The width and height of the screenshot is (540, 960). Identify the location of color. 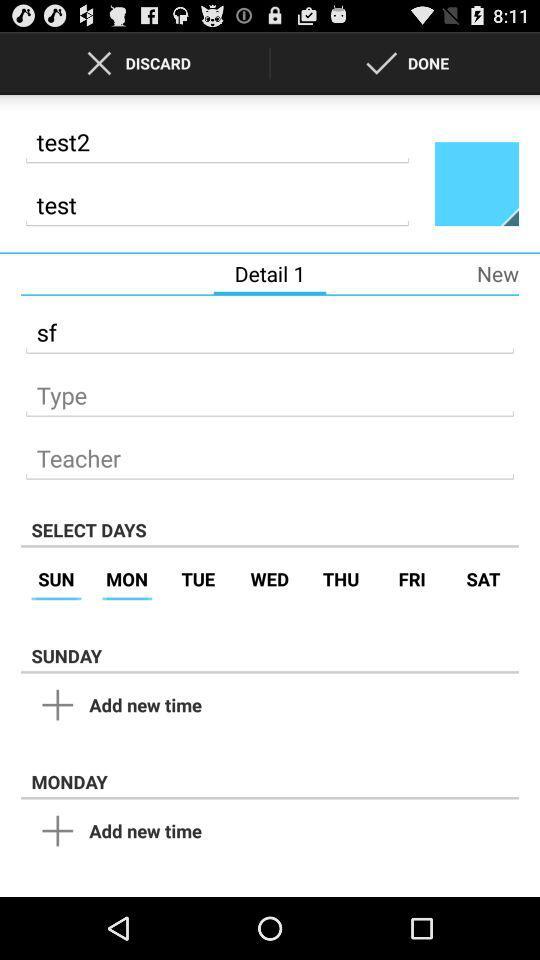
(475, 183).